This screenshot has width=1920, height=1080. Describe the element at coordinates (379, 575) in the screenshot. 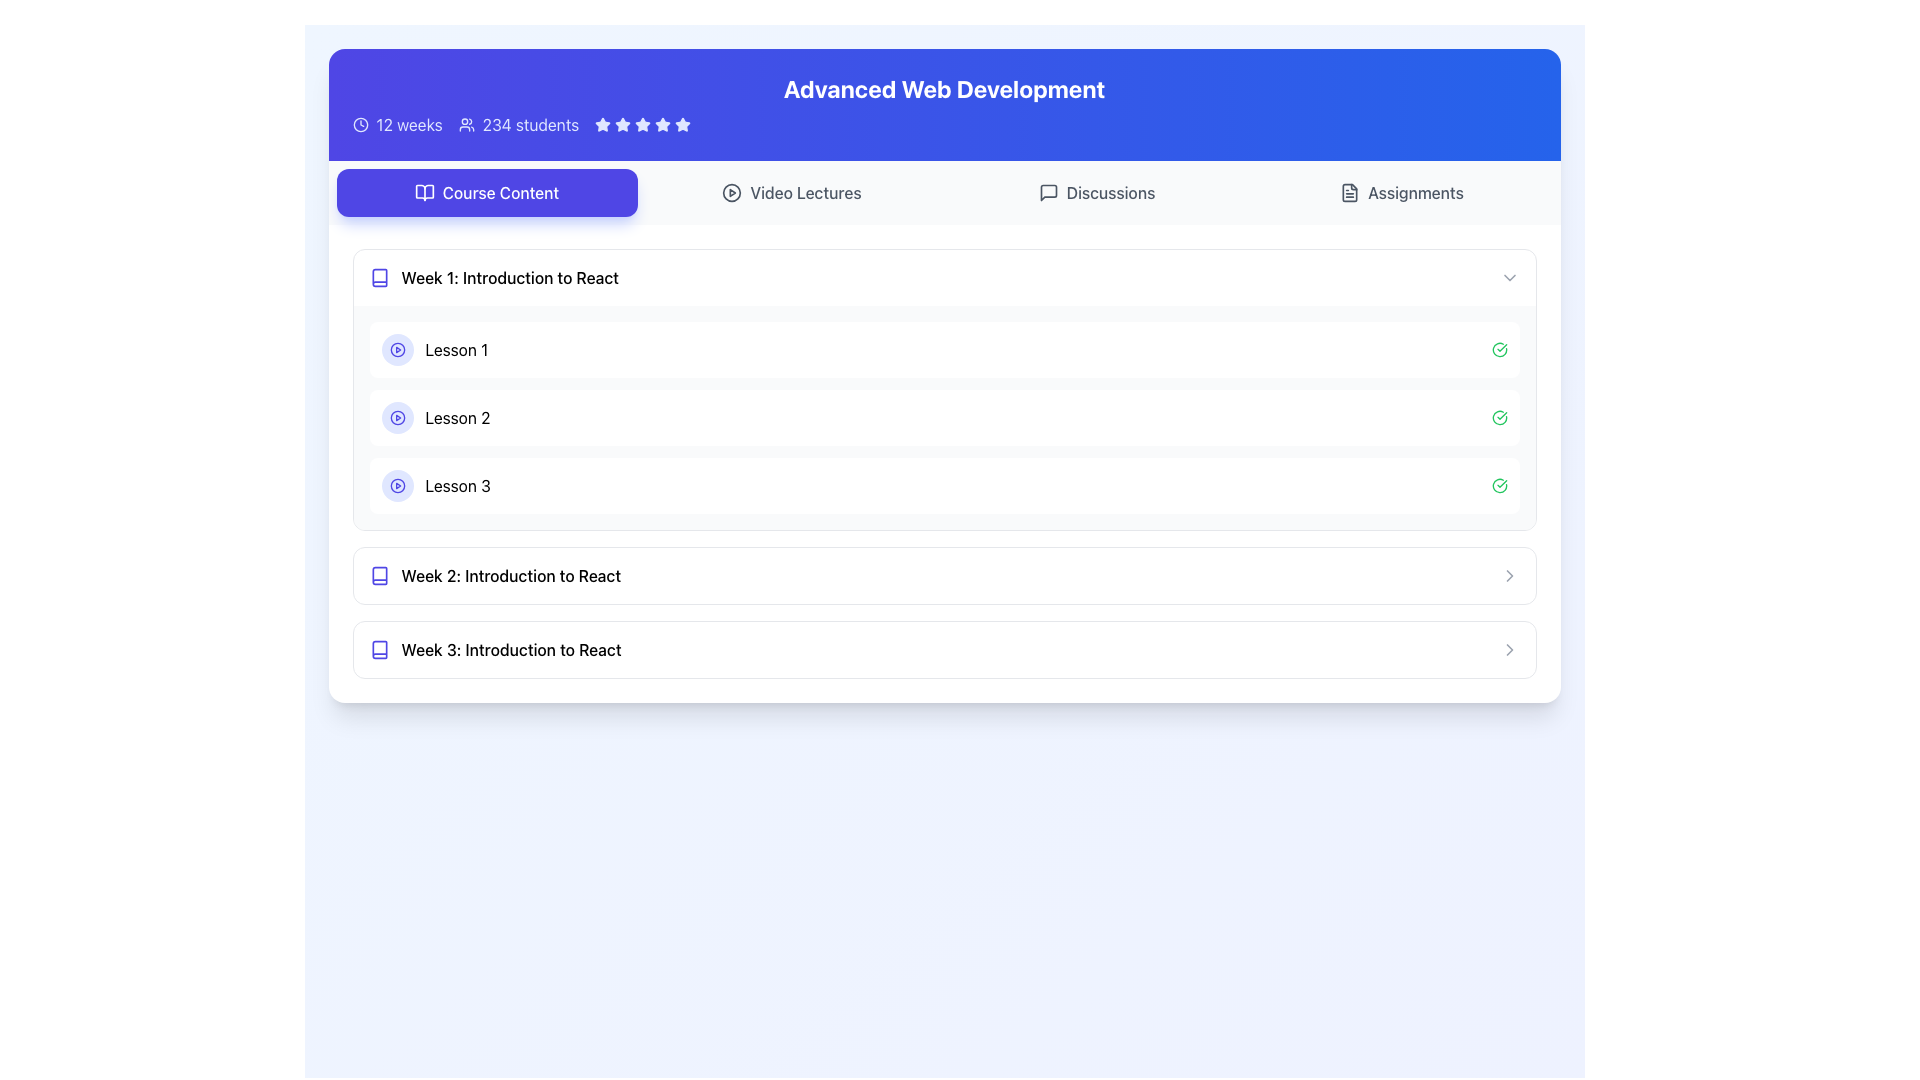

I see `the Book icon representing 'Week 2: Introduction to React' in the Course Content section to provide quick visual recognition for the user` at that location.